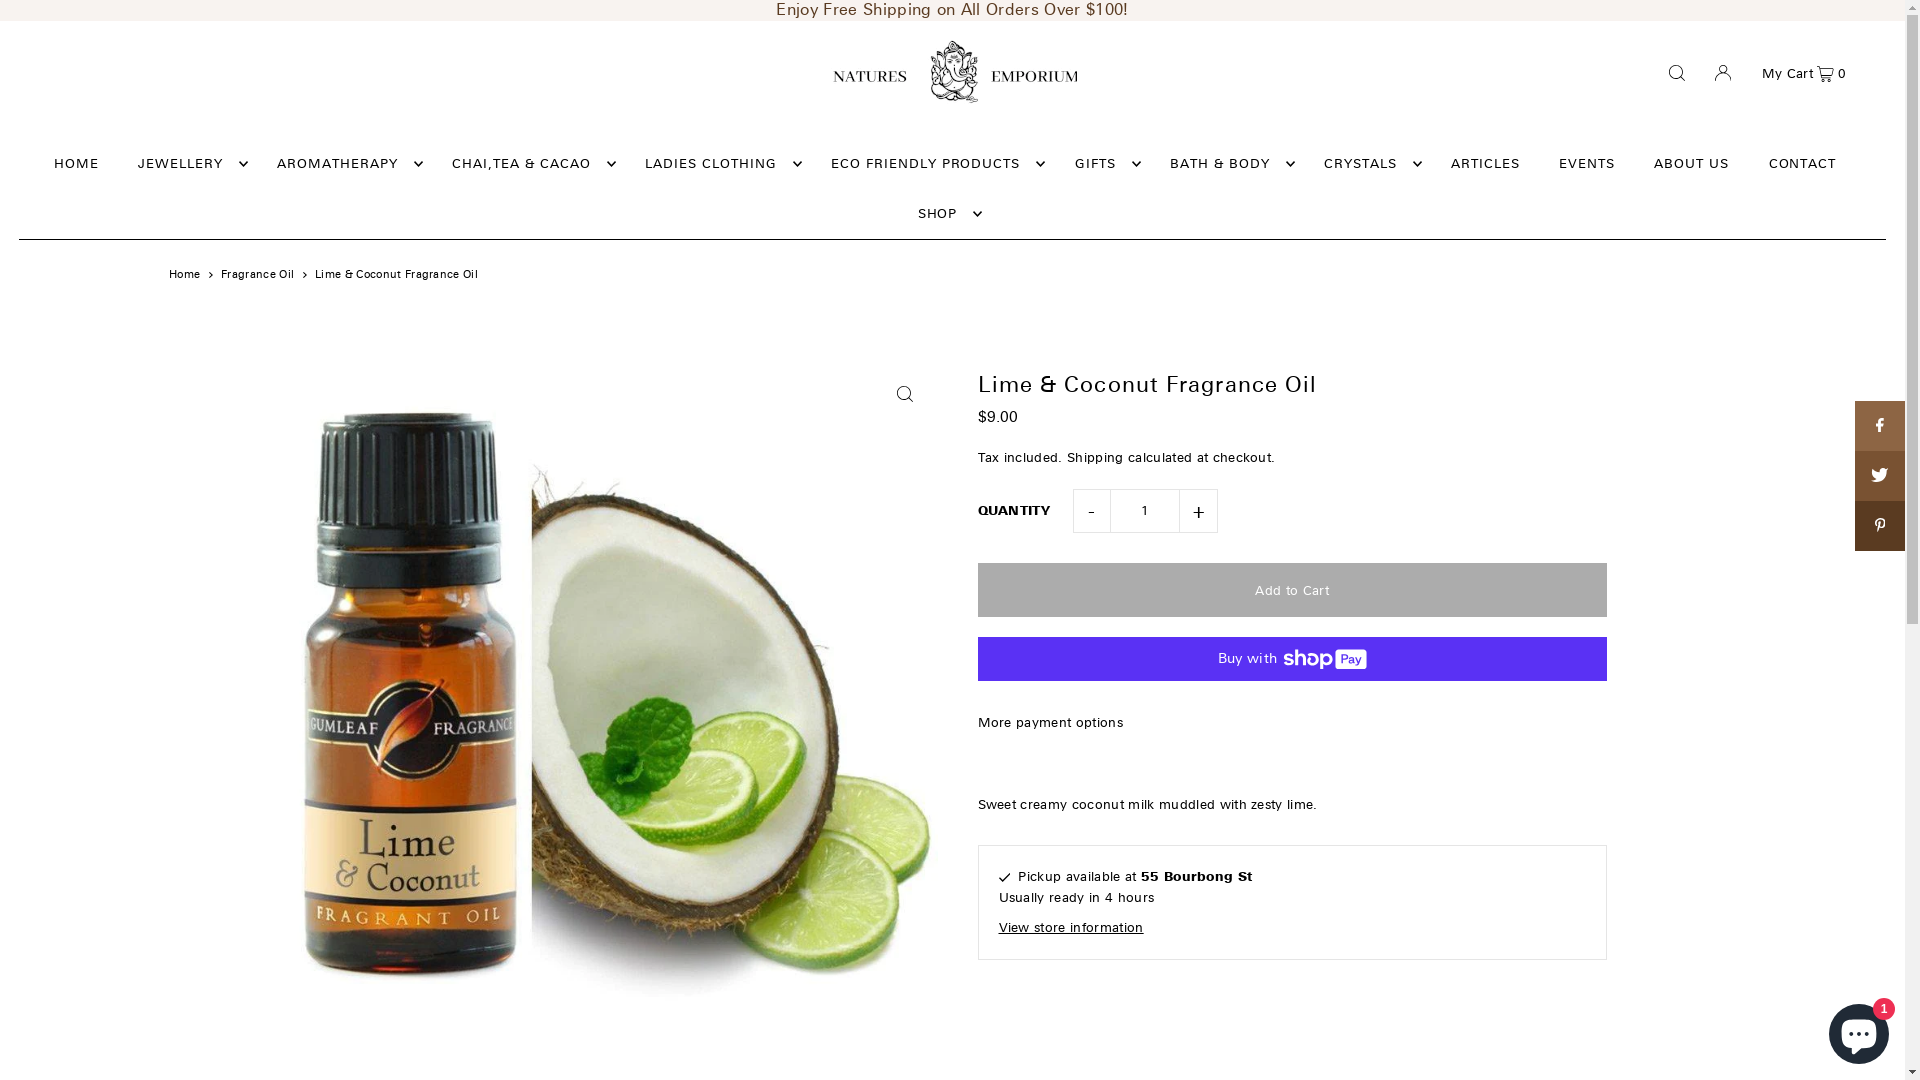 This screenshot has height=1080, width=1920. What do you see at coordinates (1857, 1029) in the screenshot?
I see `'Shopify online store chat'` at bounding box center [1857, 1029].